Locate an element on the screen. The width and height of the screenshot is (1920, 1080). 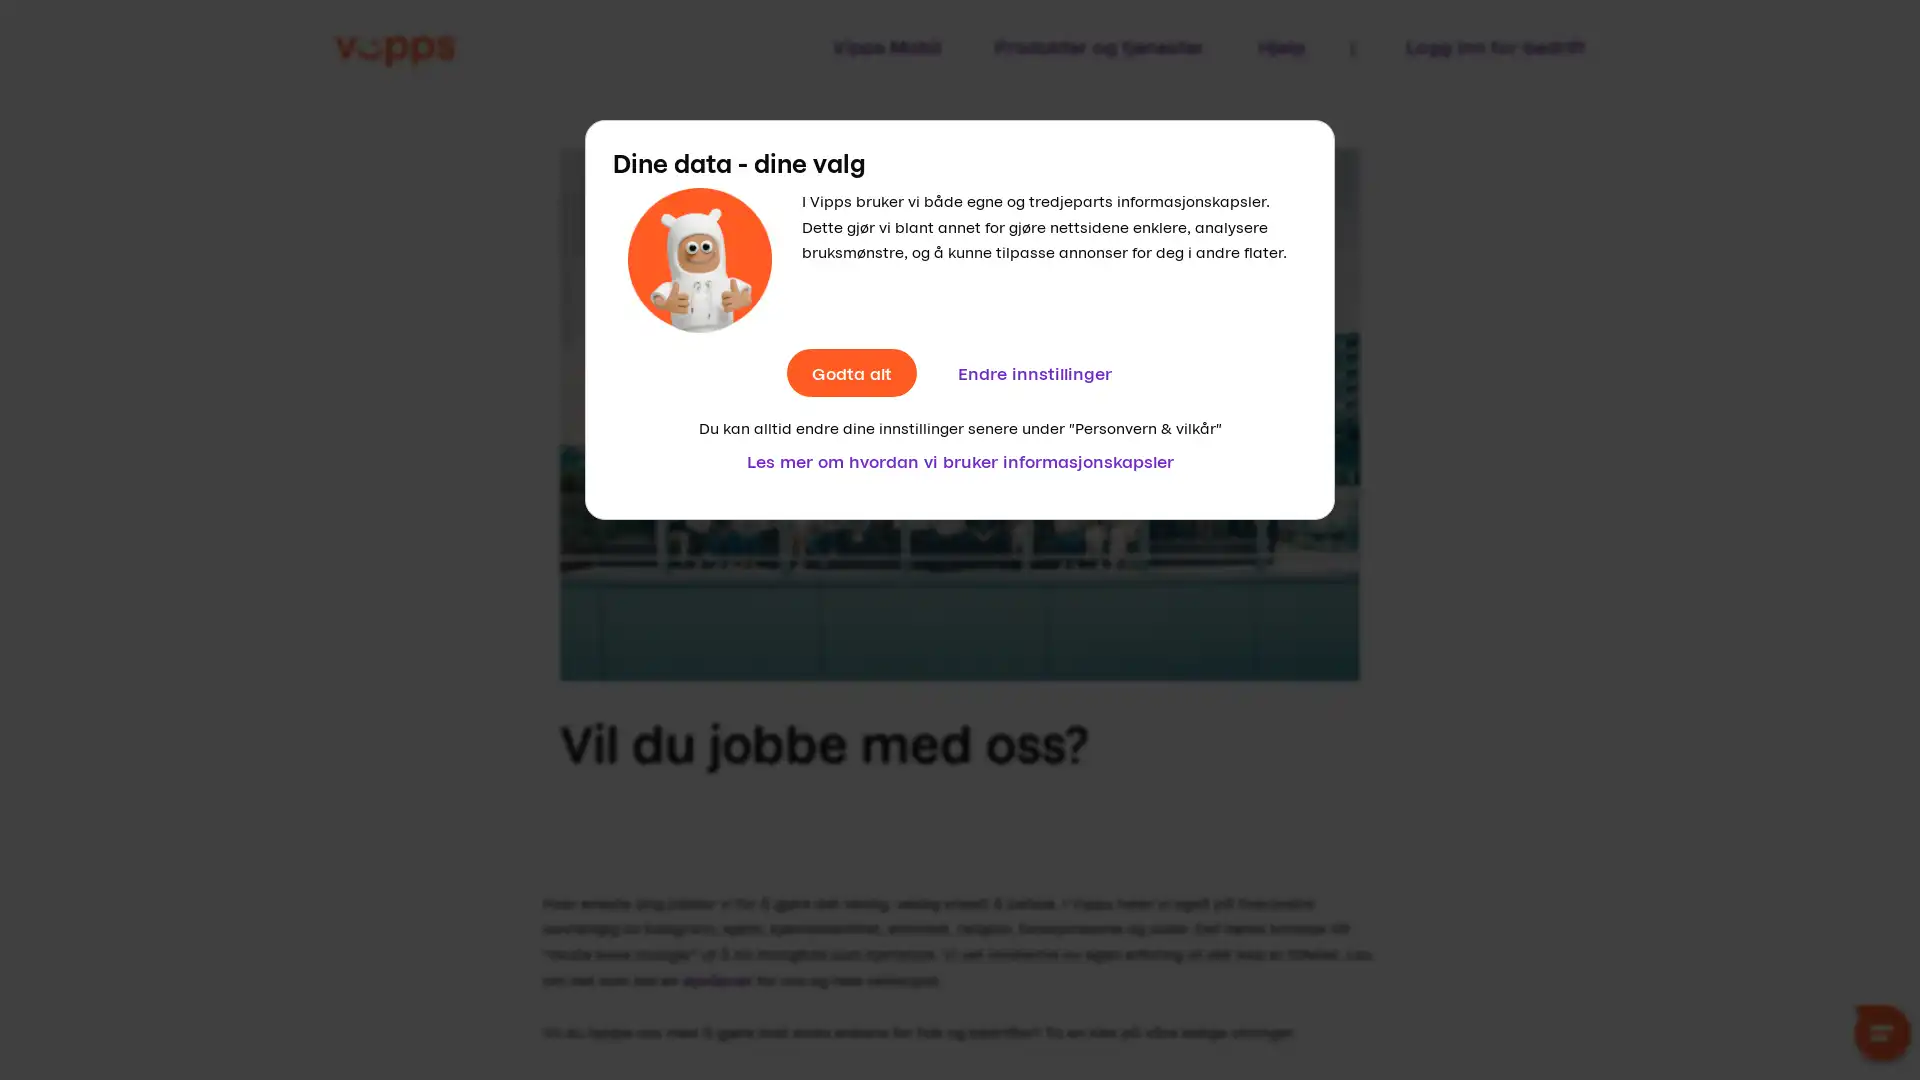
Start en chat is located at coordinates (1881, 1036).